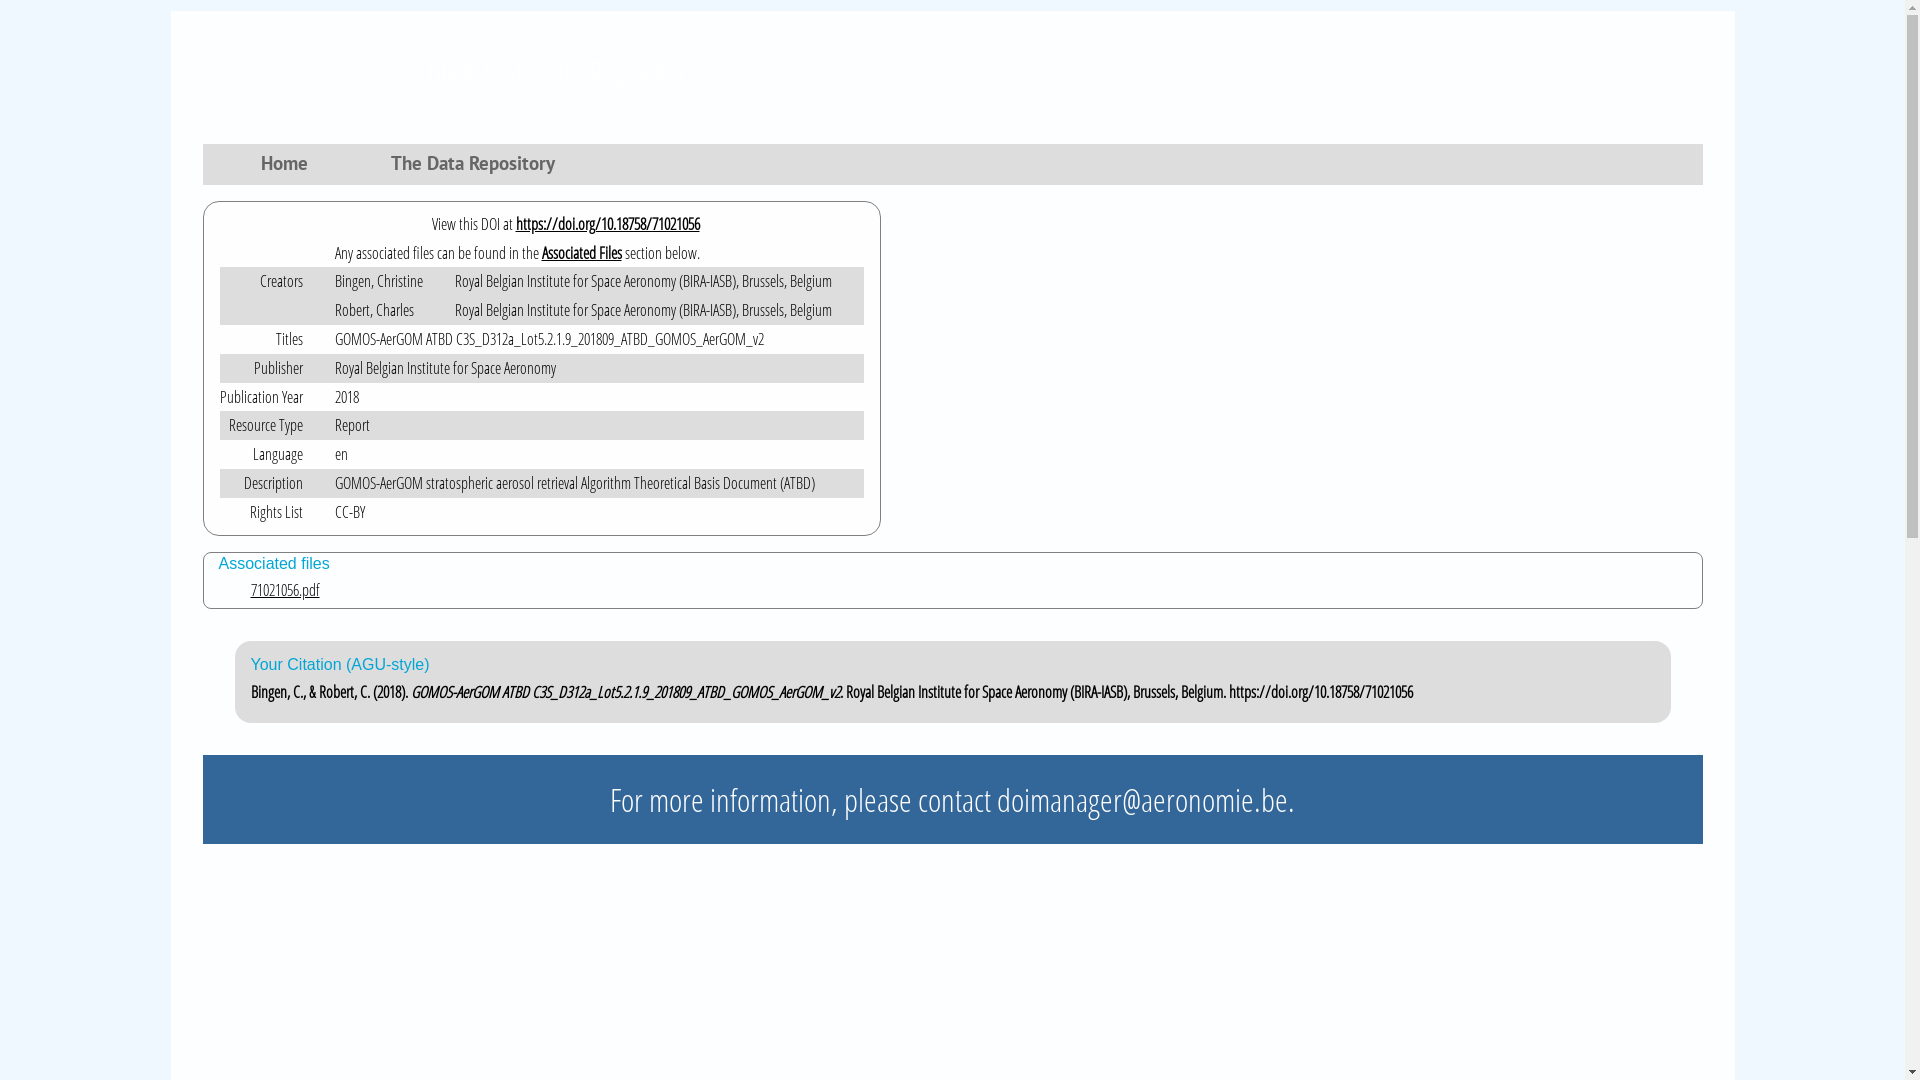  What do you see at coordinates (607, 223) in the screenshot?
I see `'https://doi.org/10.18758/71021056'` at bounding box center [607, 223].